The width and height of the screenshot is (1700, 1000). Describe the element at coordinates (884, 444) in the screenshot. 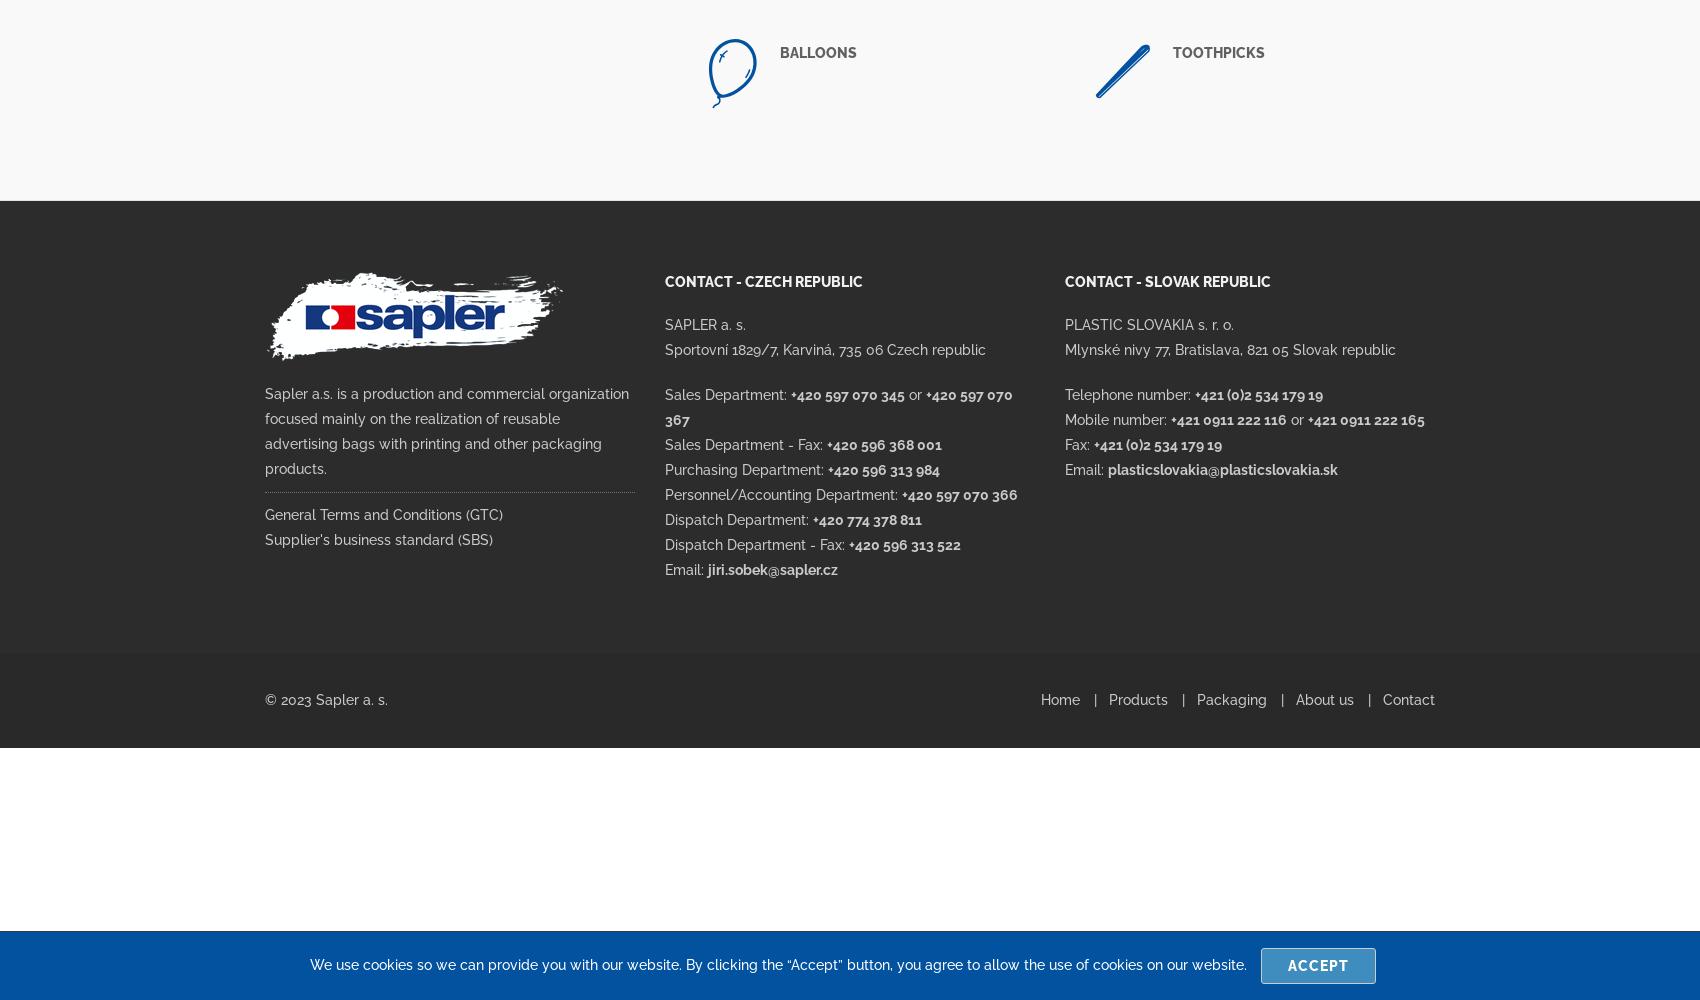

I see `'+420 596 368 001'` at that location.